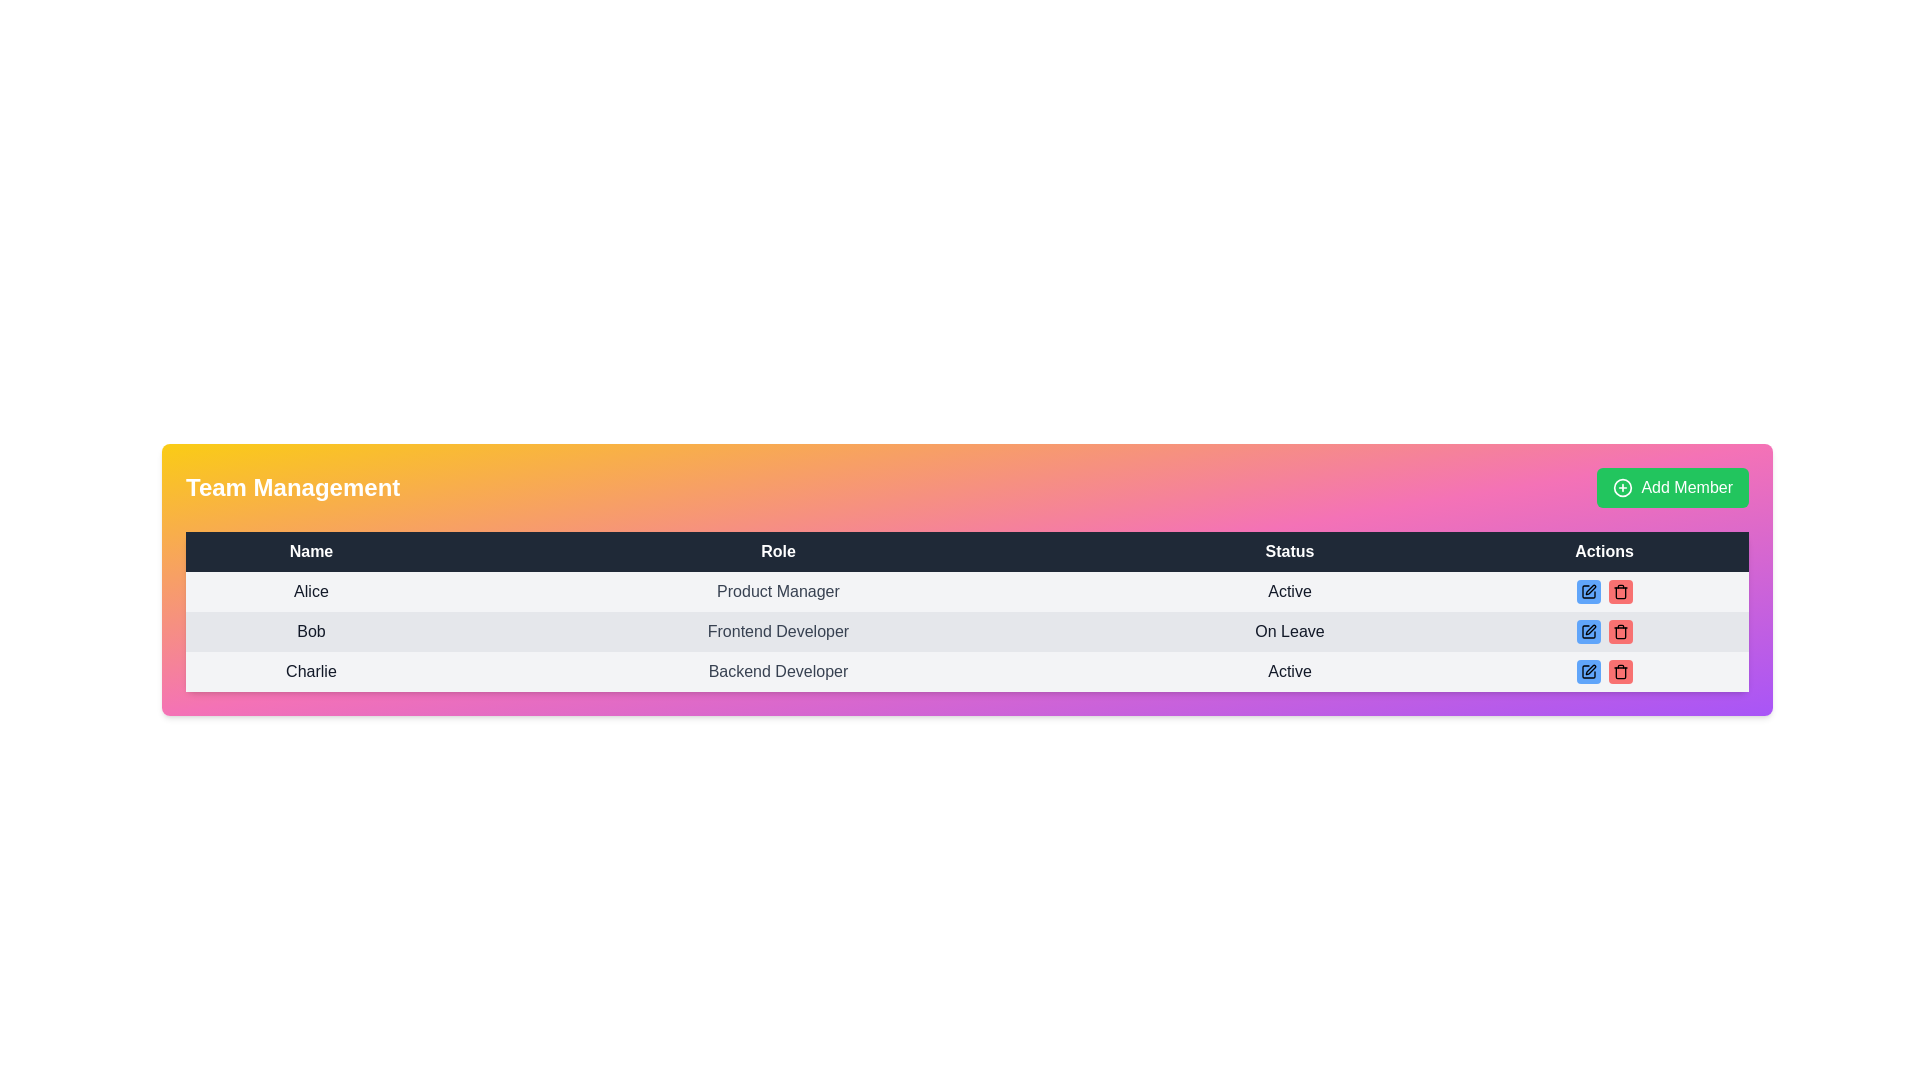 The image size is (1920, 1080). Describe the element at coordinates (1587, 632) in the screenshot. I see `the 'Edit' button located in the 'Actions' column next to the red trash icon for the user 'Bob', who is a 'Frontend Developer'` at that location.